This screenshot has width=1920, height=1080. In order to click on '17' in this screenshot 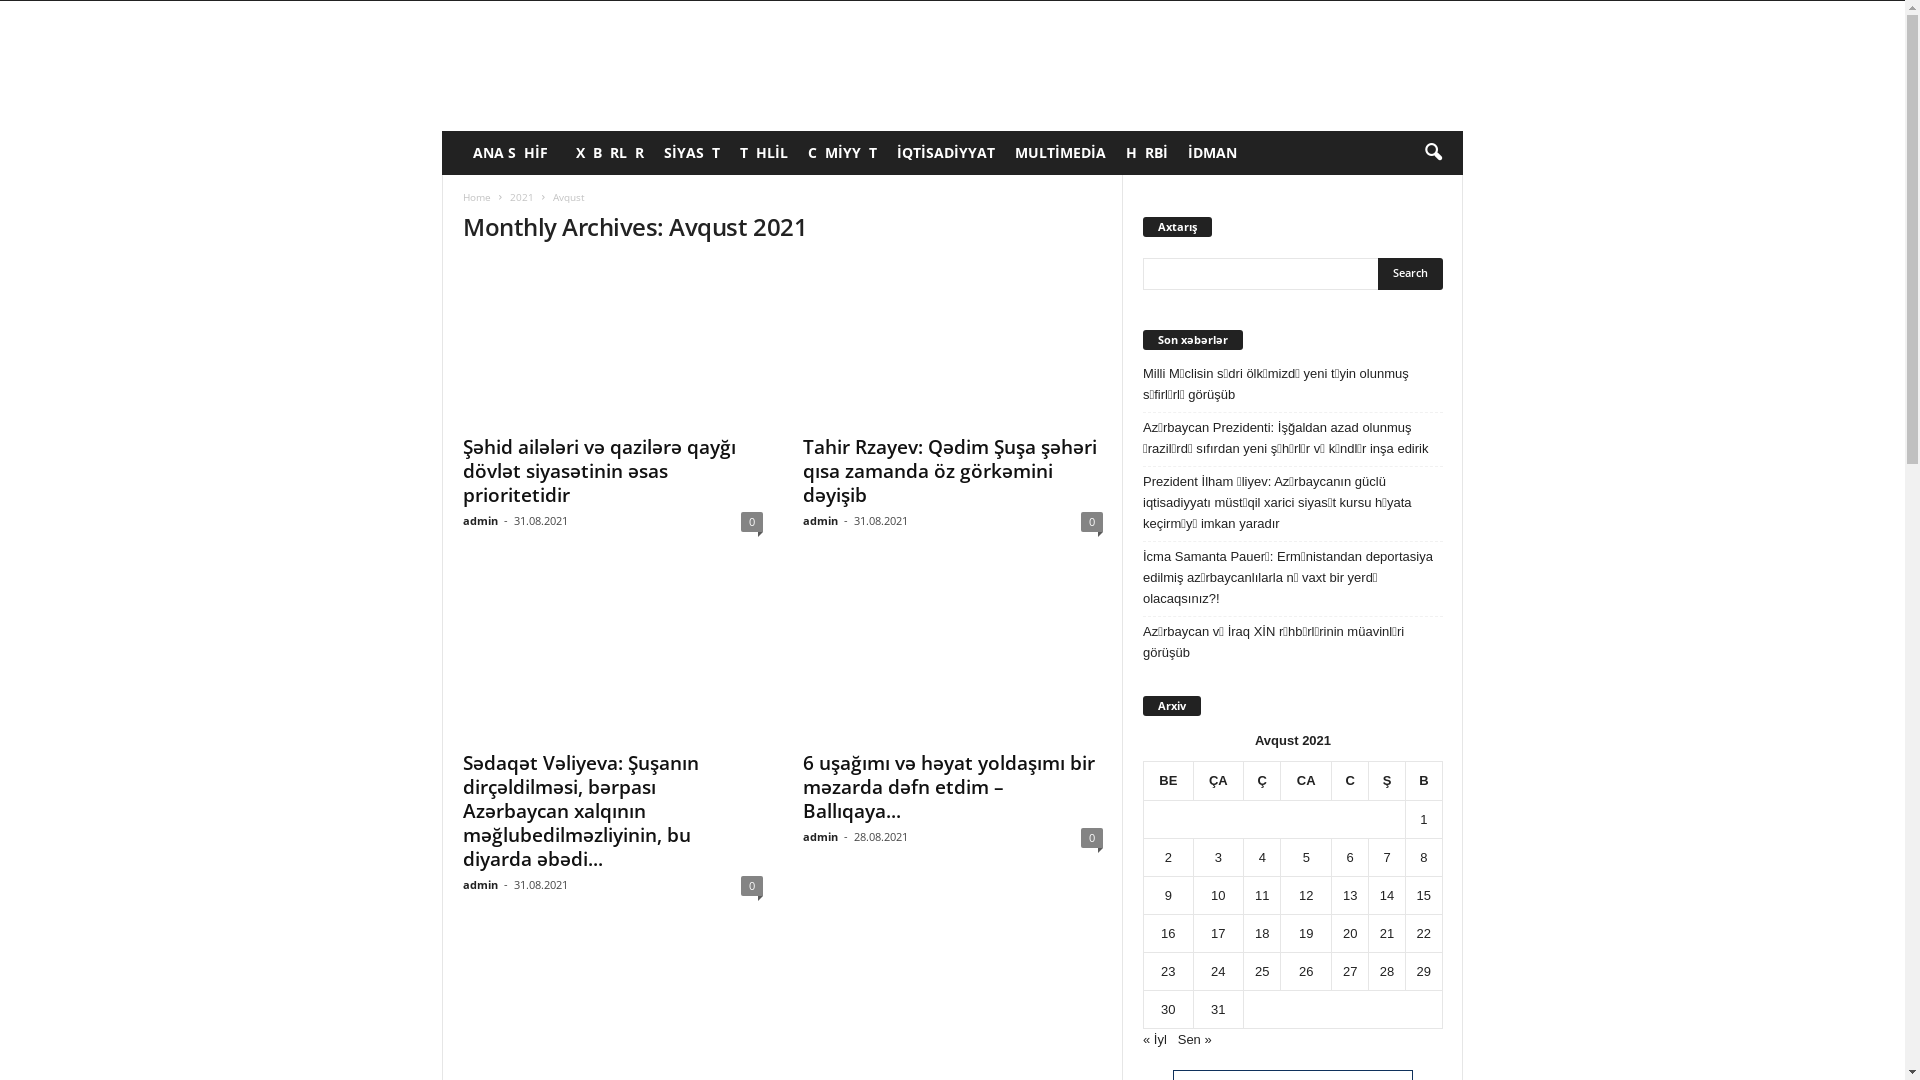, I will do `click(1217, 933)`.